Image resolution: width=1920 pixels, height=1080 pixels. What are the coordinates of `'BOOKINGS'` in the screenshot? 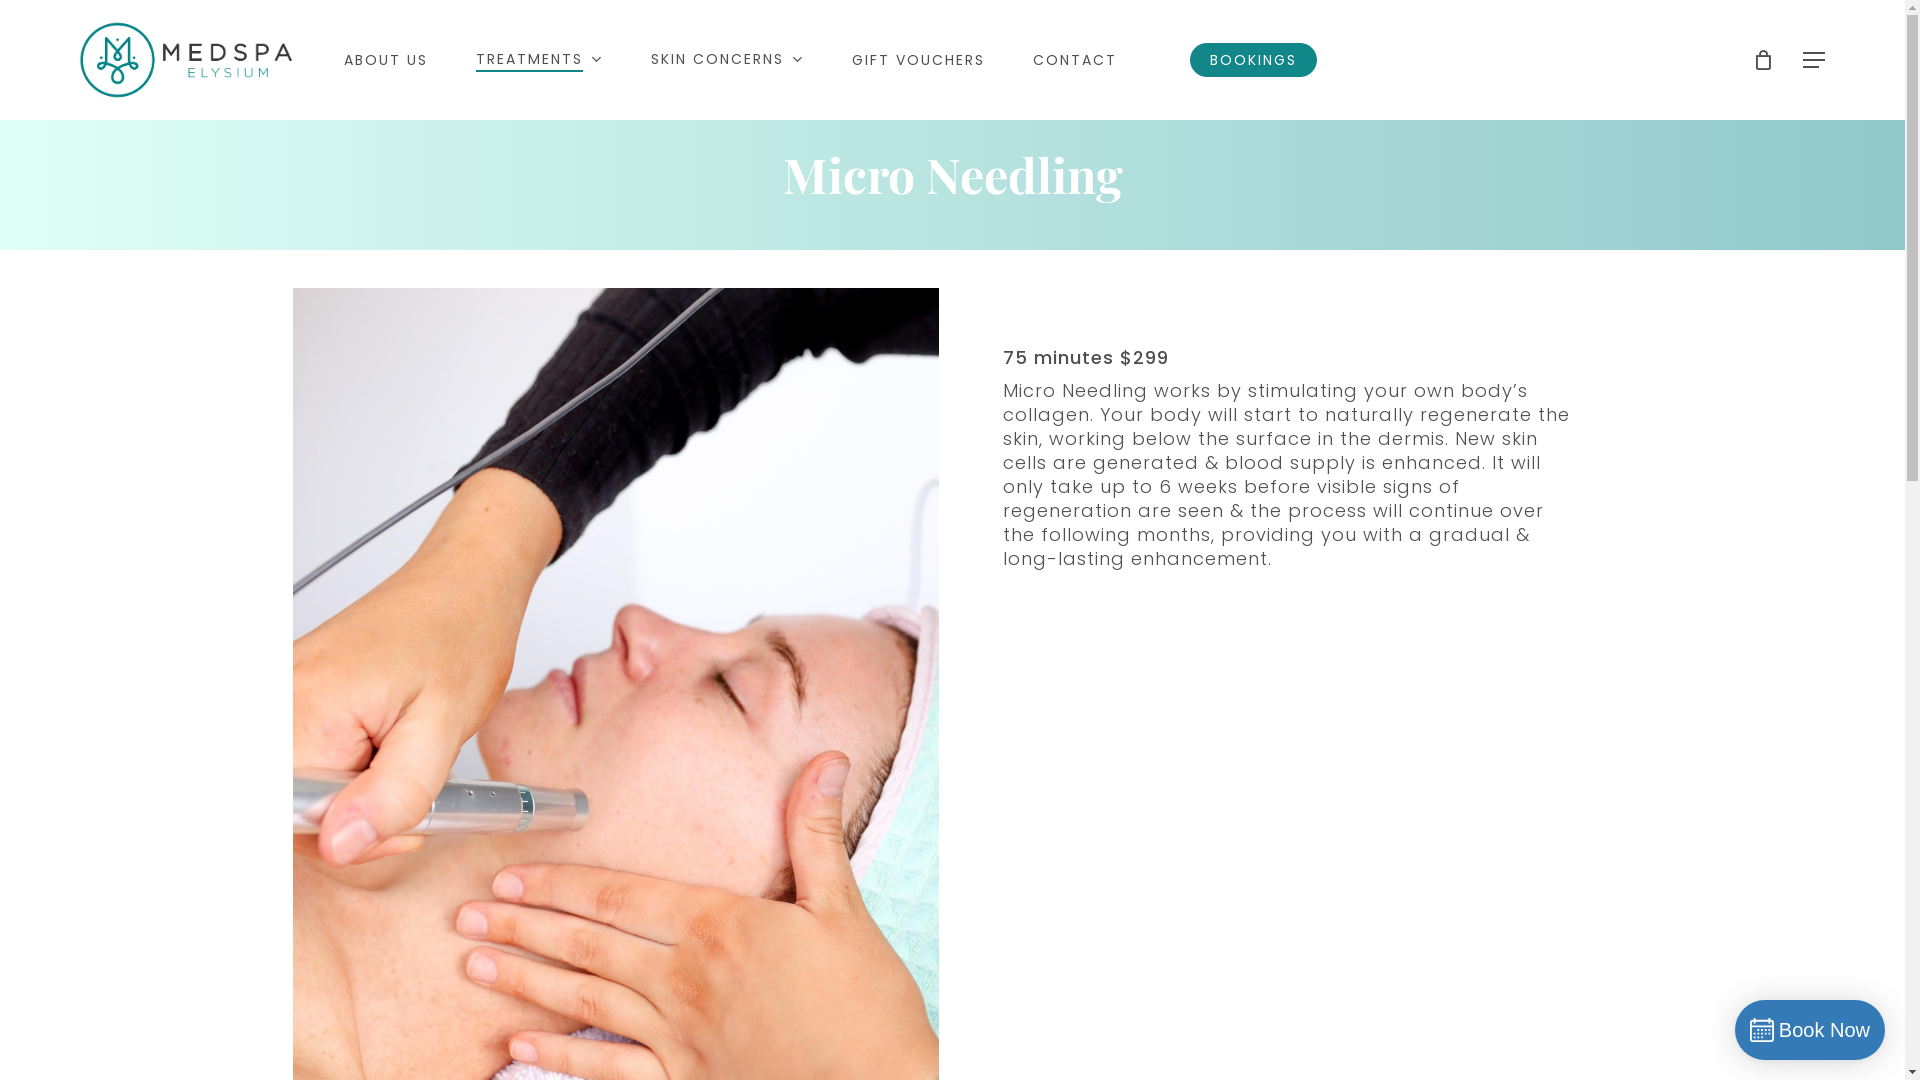 It's located at (1190, 59).